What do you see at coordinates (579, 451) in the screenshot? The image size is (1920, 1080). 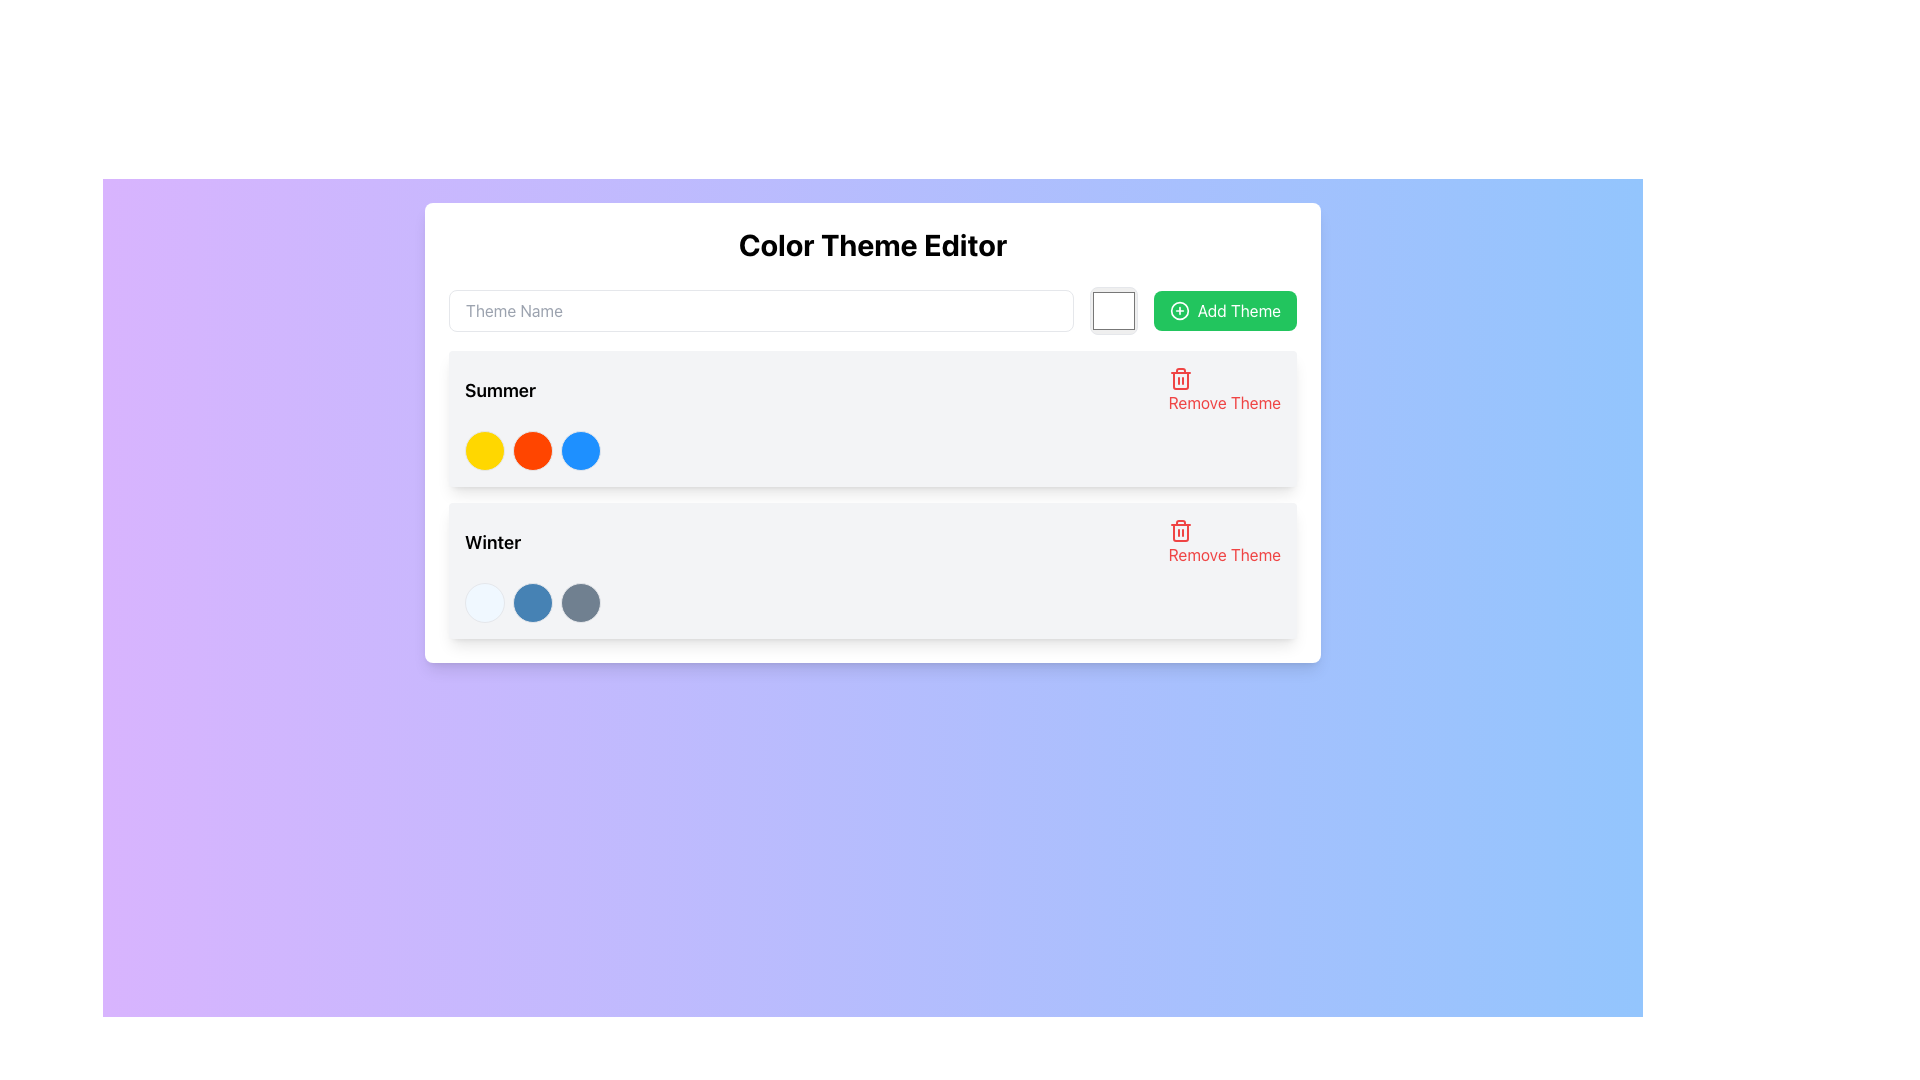 I see `the blue circular Color indicator in the Summer section of the Color Theme Editor` at bounding box center [579, 451].